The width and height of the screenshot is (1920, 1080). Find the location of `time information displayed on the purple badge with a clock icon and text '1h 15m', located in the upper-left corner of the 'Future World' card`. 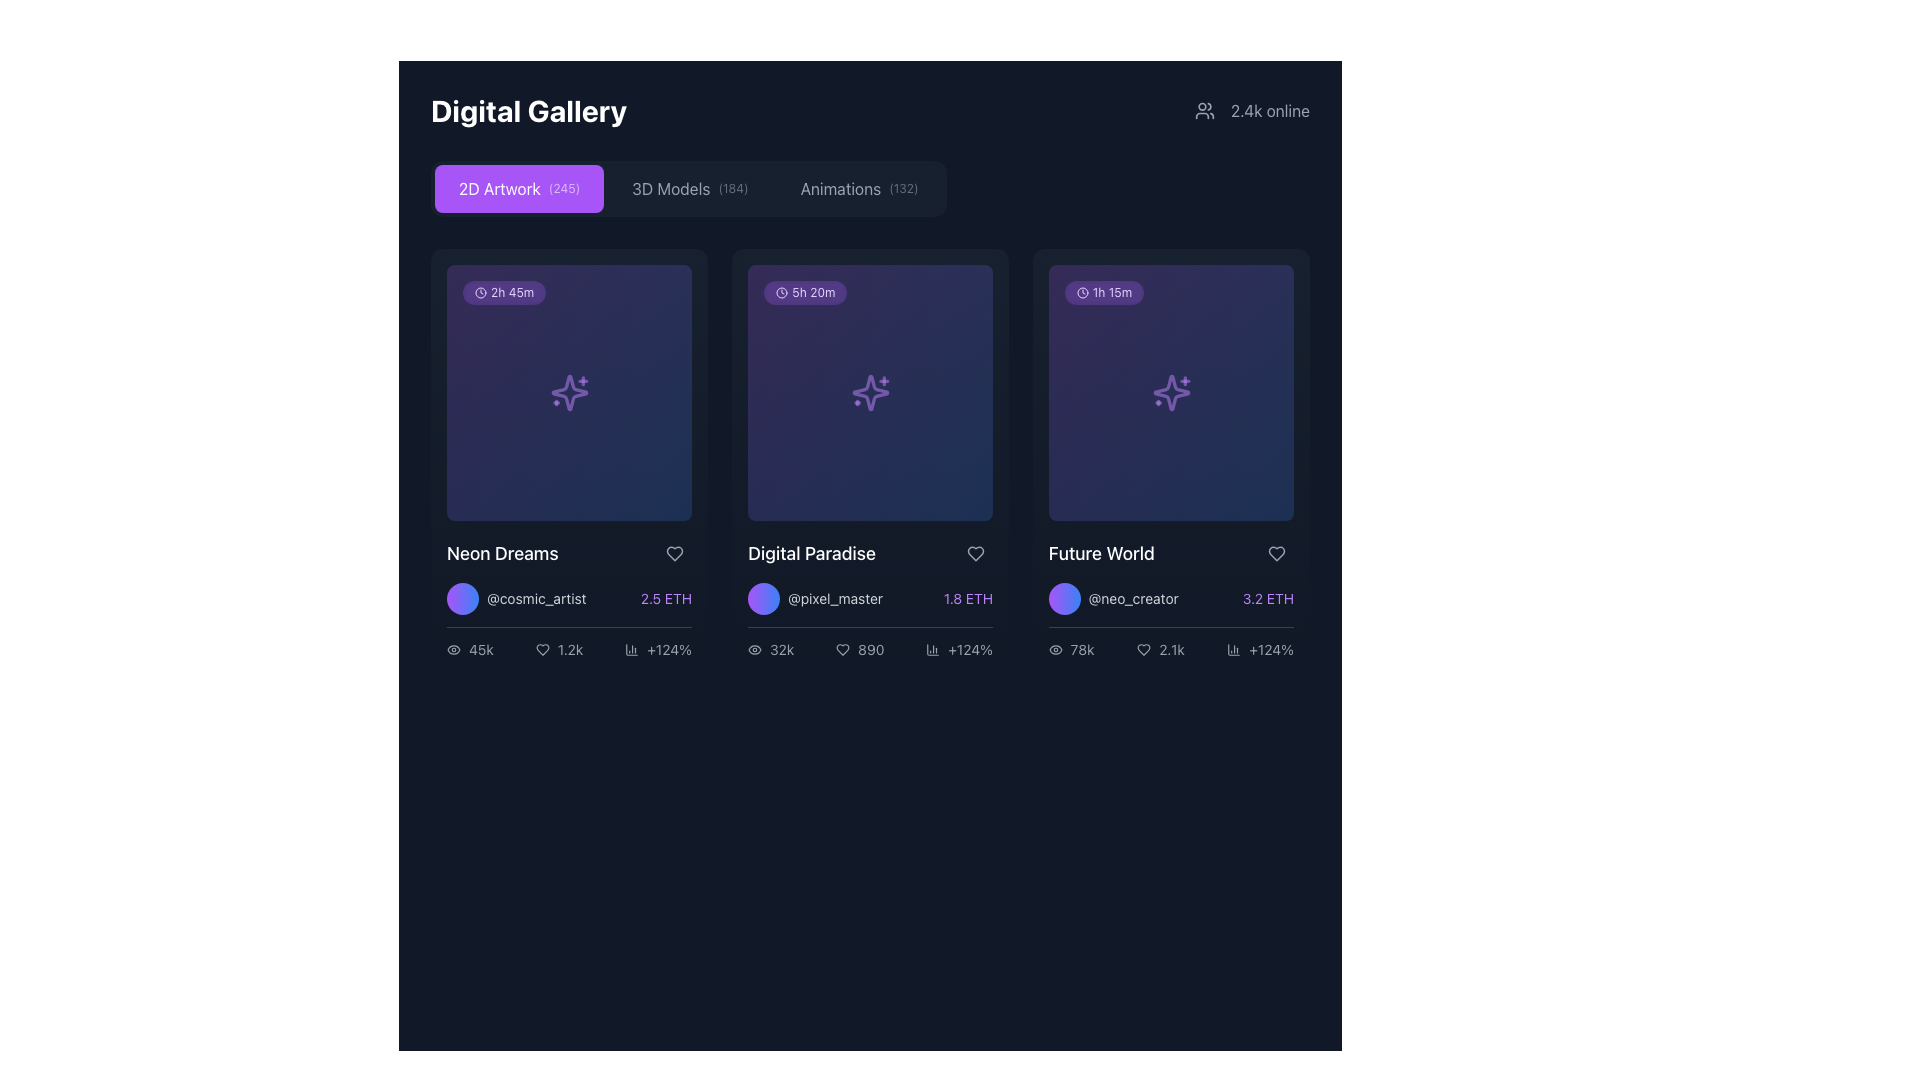

time information displayed on the purple badge with a clock icon and text '1h 15m', located in the upper-left corner of the 'Future World' card is located at coordinates (1103, 293).